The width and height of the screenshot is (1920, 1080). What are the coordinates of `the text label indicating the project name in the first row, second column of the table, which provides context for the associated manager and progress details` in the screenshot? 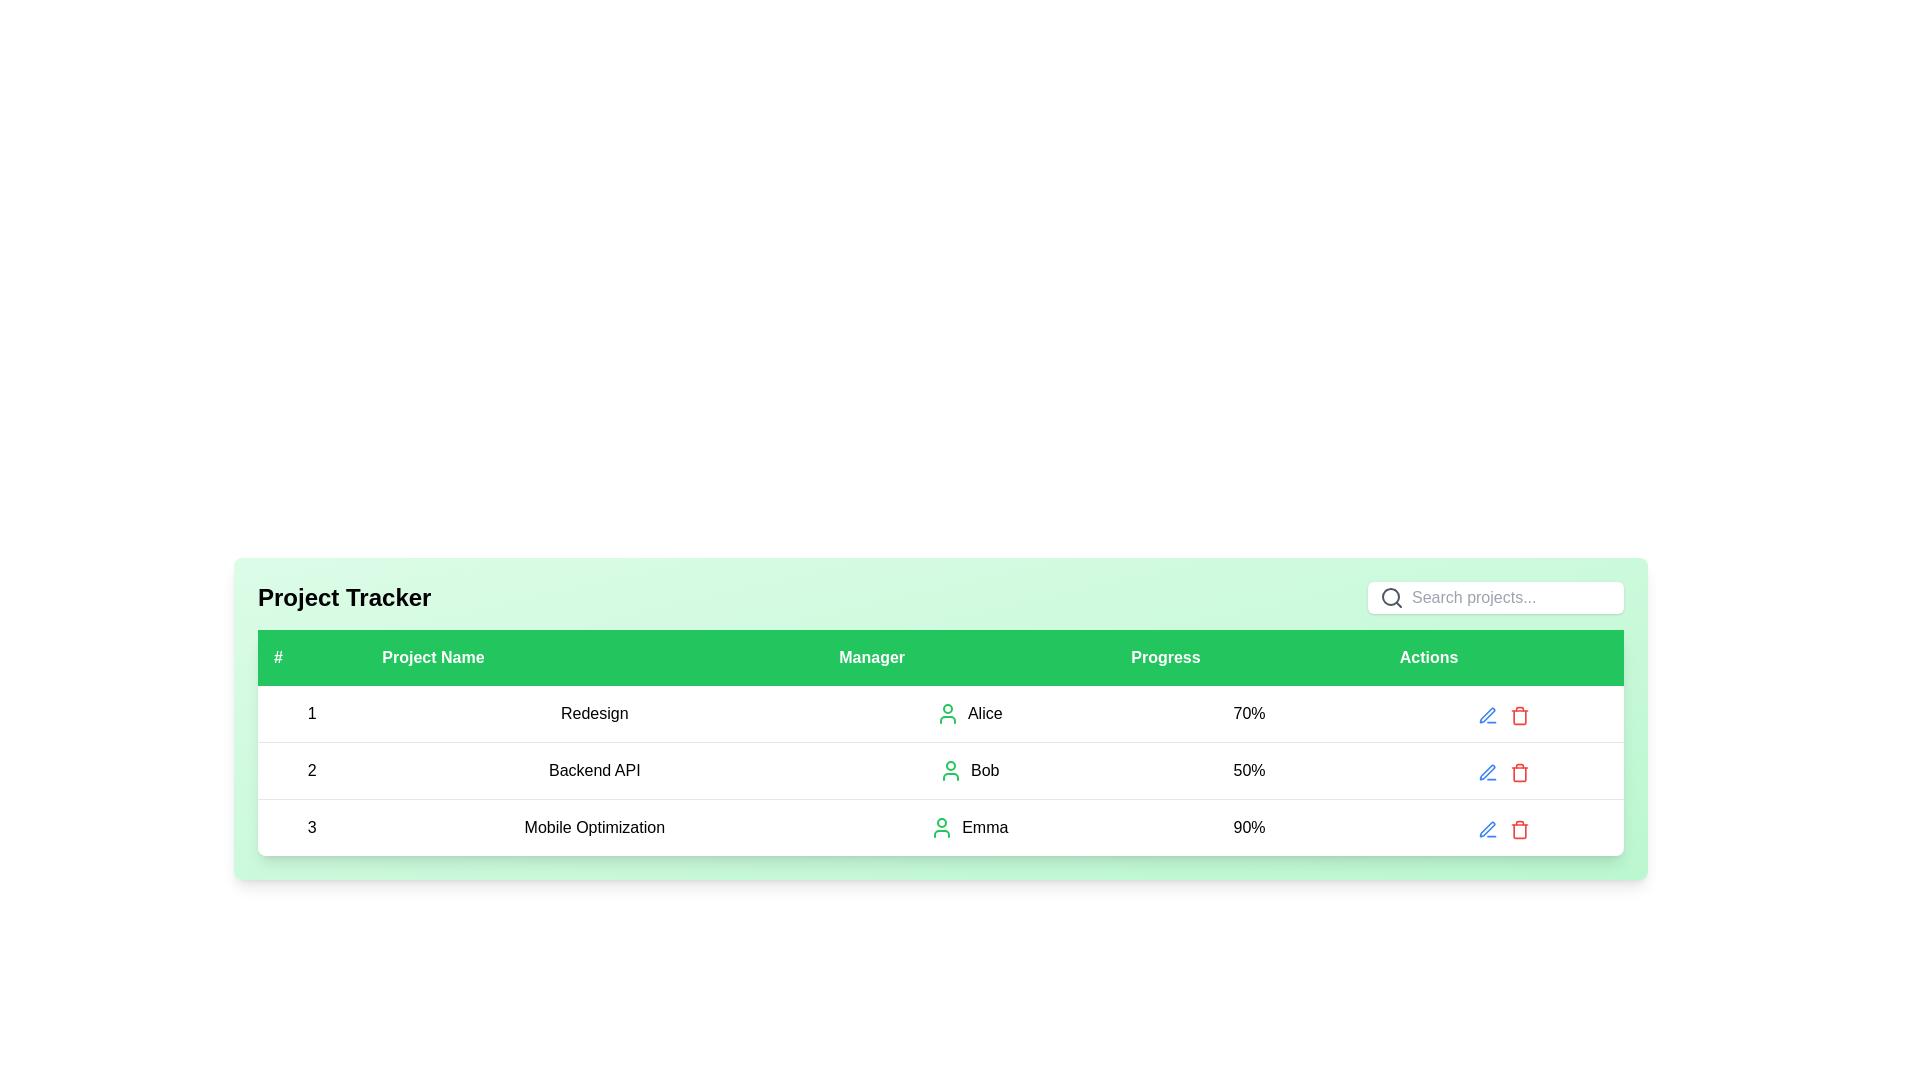 It's located at (593, 713).